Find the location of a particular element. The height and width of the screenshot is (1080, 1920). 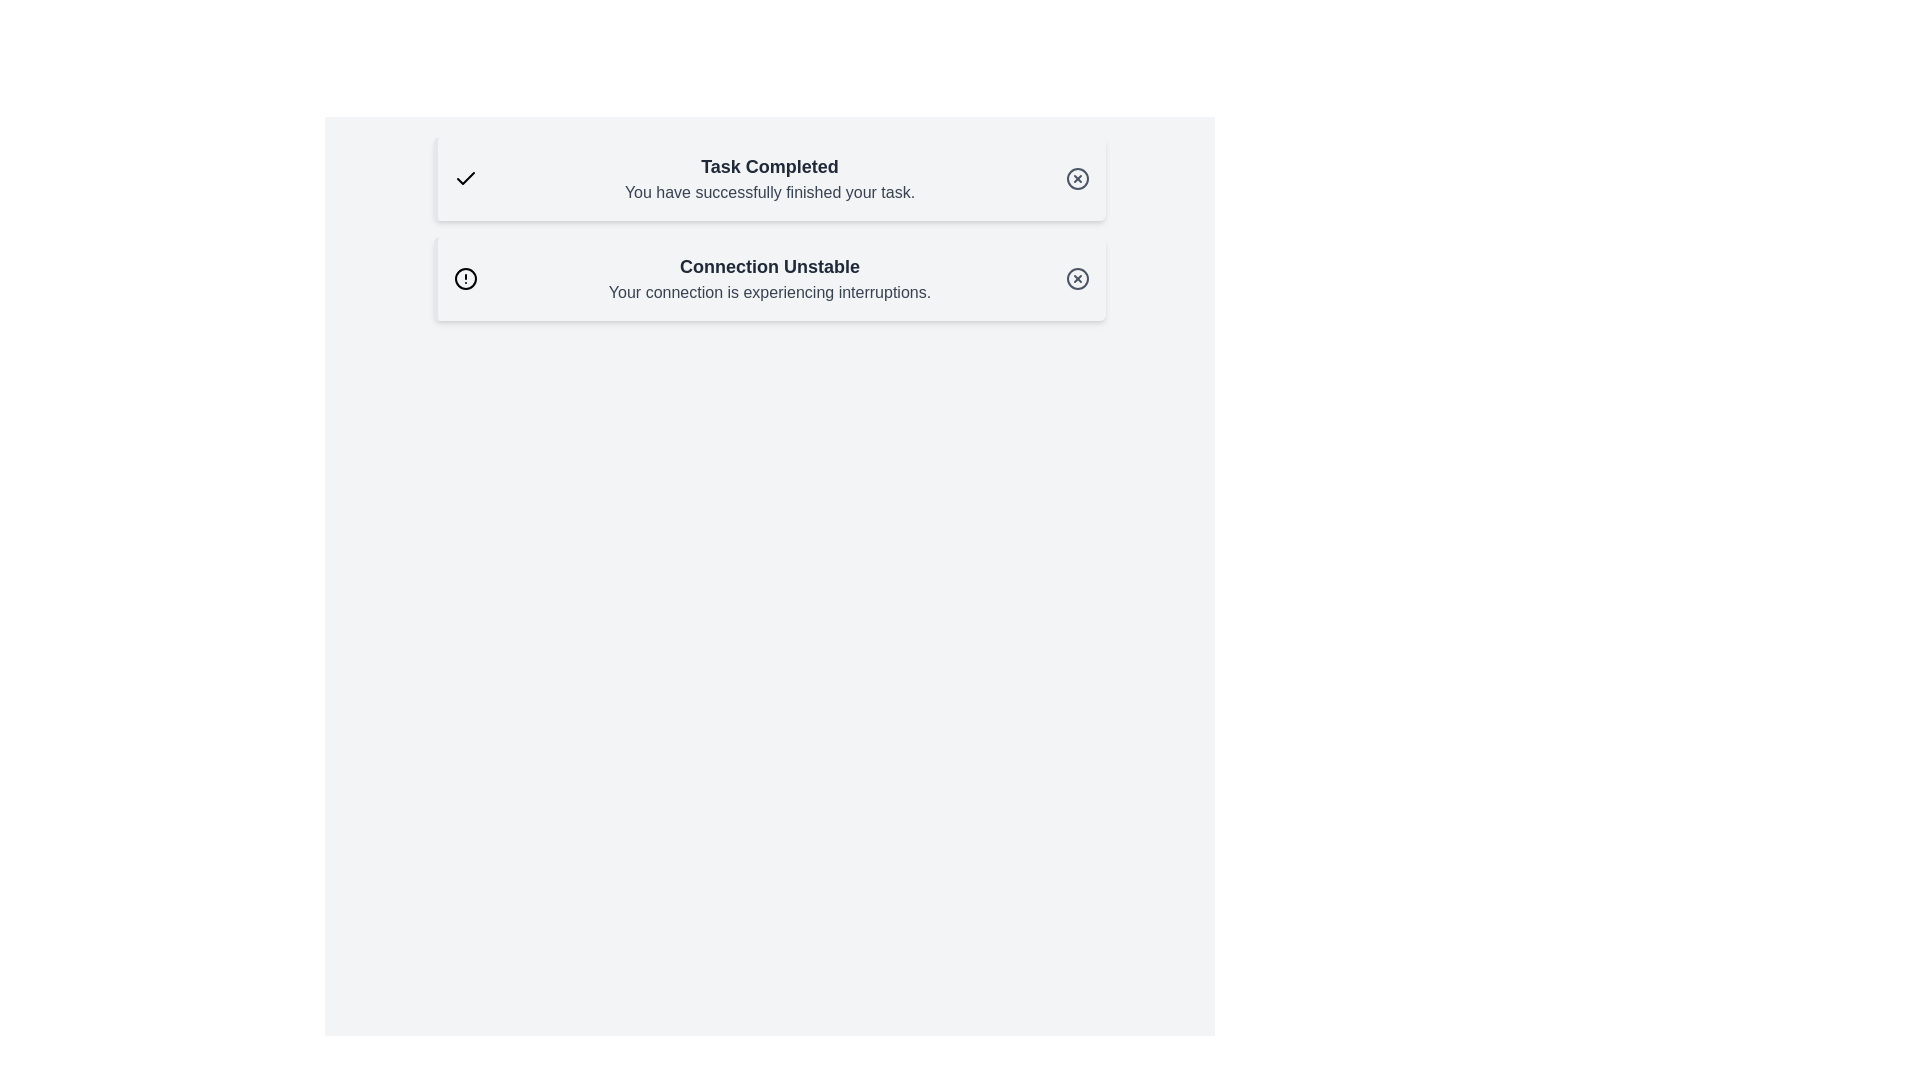

message from the Notification box, which is the second item in a vertical list informing the user of connectivity issues is located at coordinates (768, 278).